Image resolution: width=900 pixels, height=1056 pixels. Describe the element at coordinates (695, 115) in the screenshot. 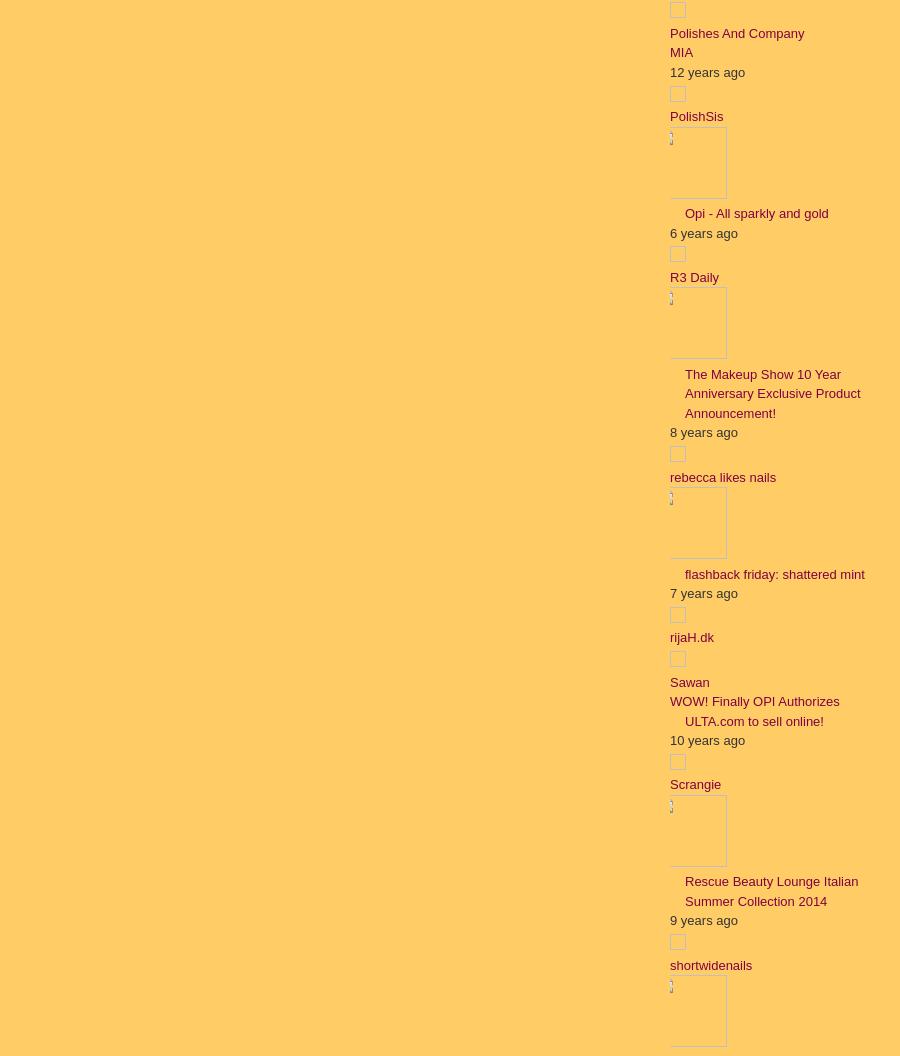

I see `'PolishSis'` at that location.